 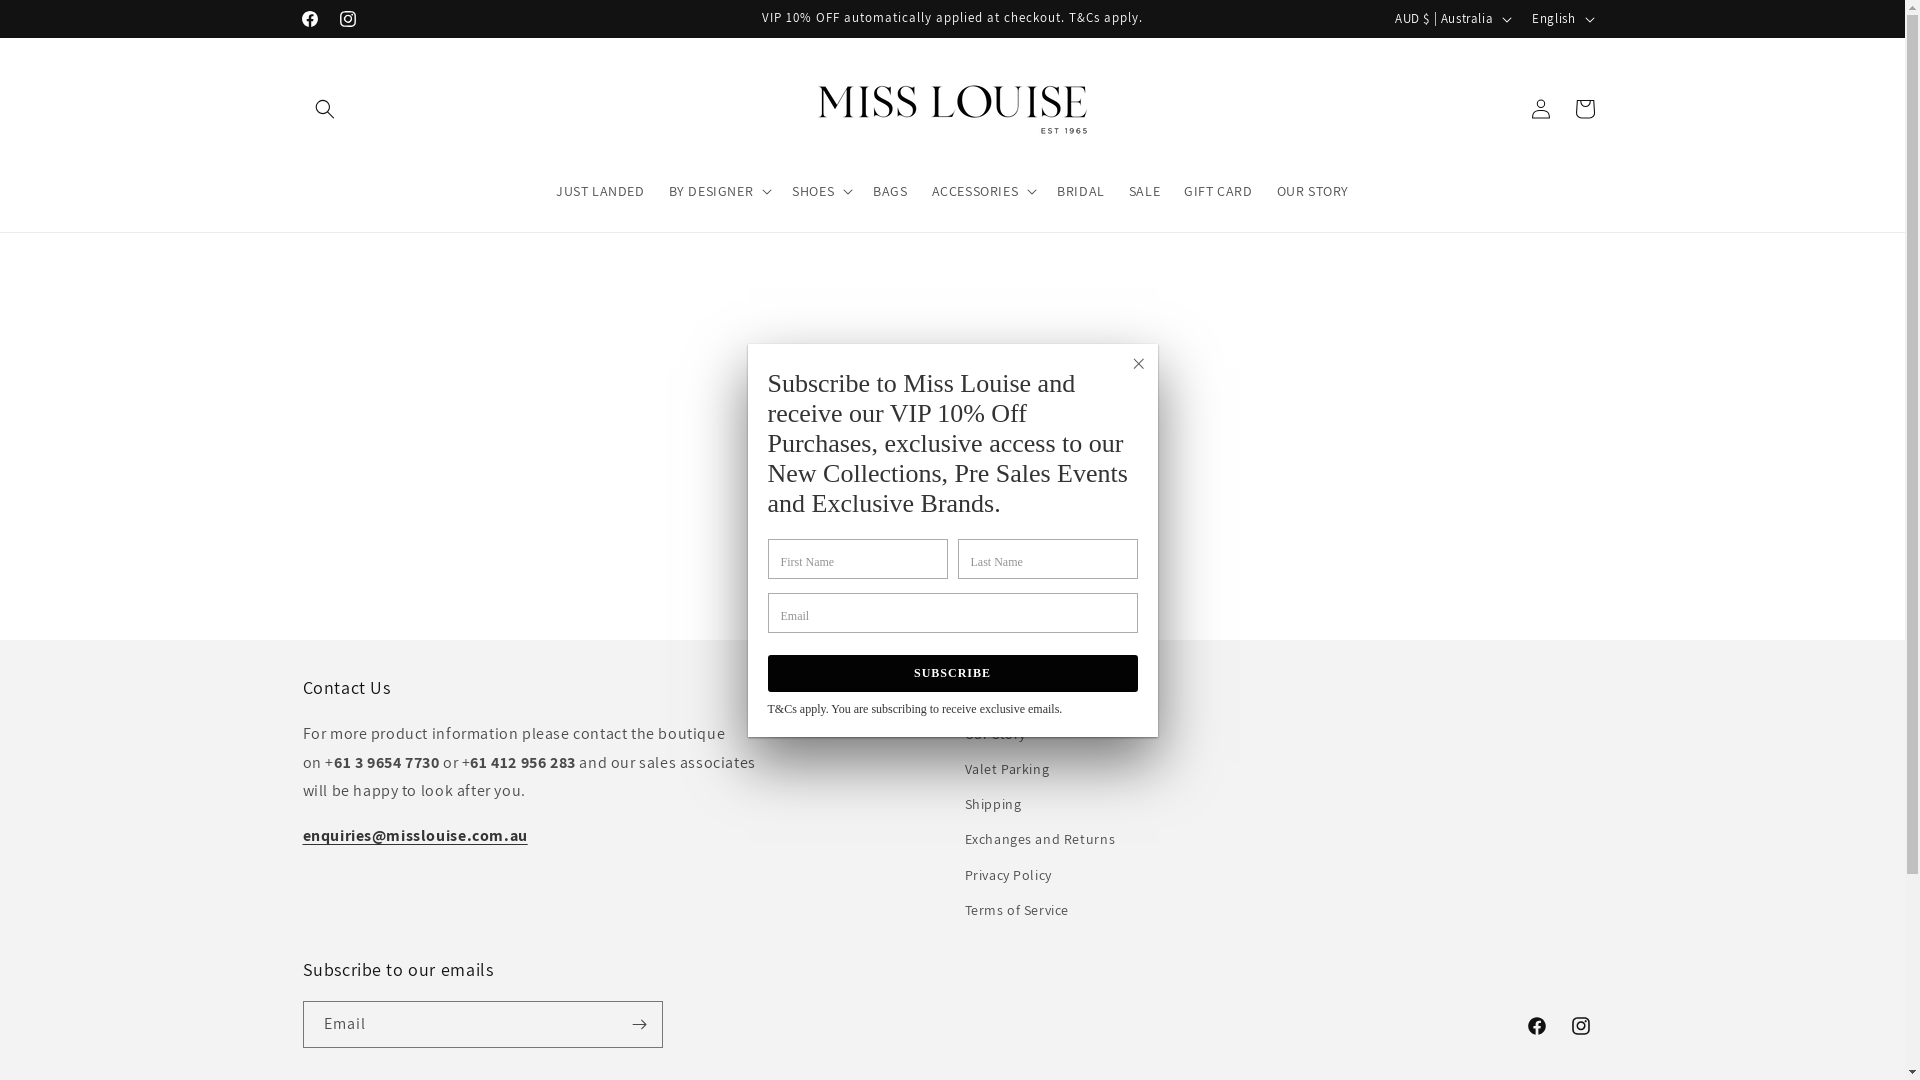 What do you see at coordinates (1144, 191) in the screenshot?
I see `'SALE'` at bounding box center [1144, 191].